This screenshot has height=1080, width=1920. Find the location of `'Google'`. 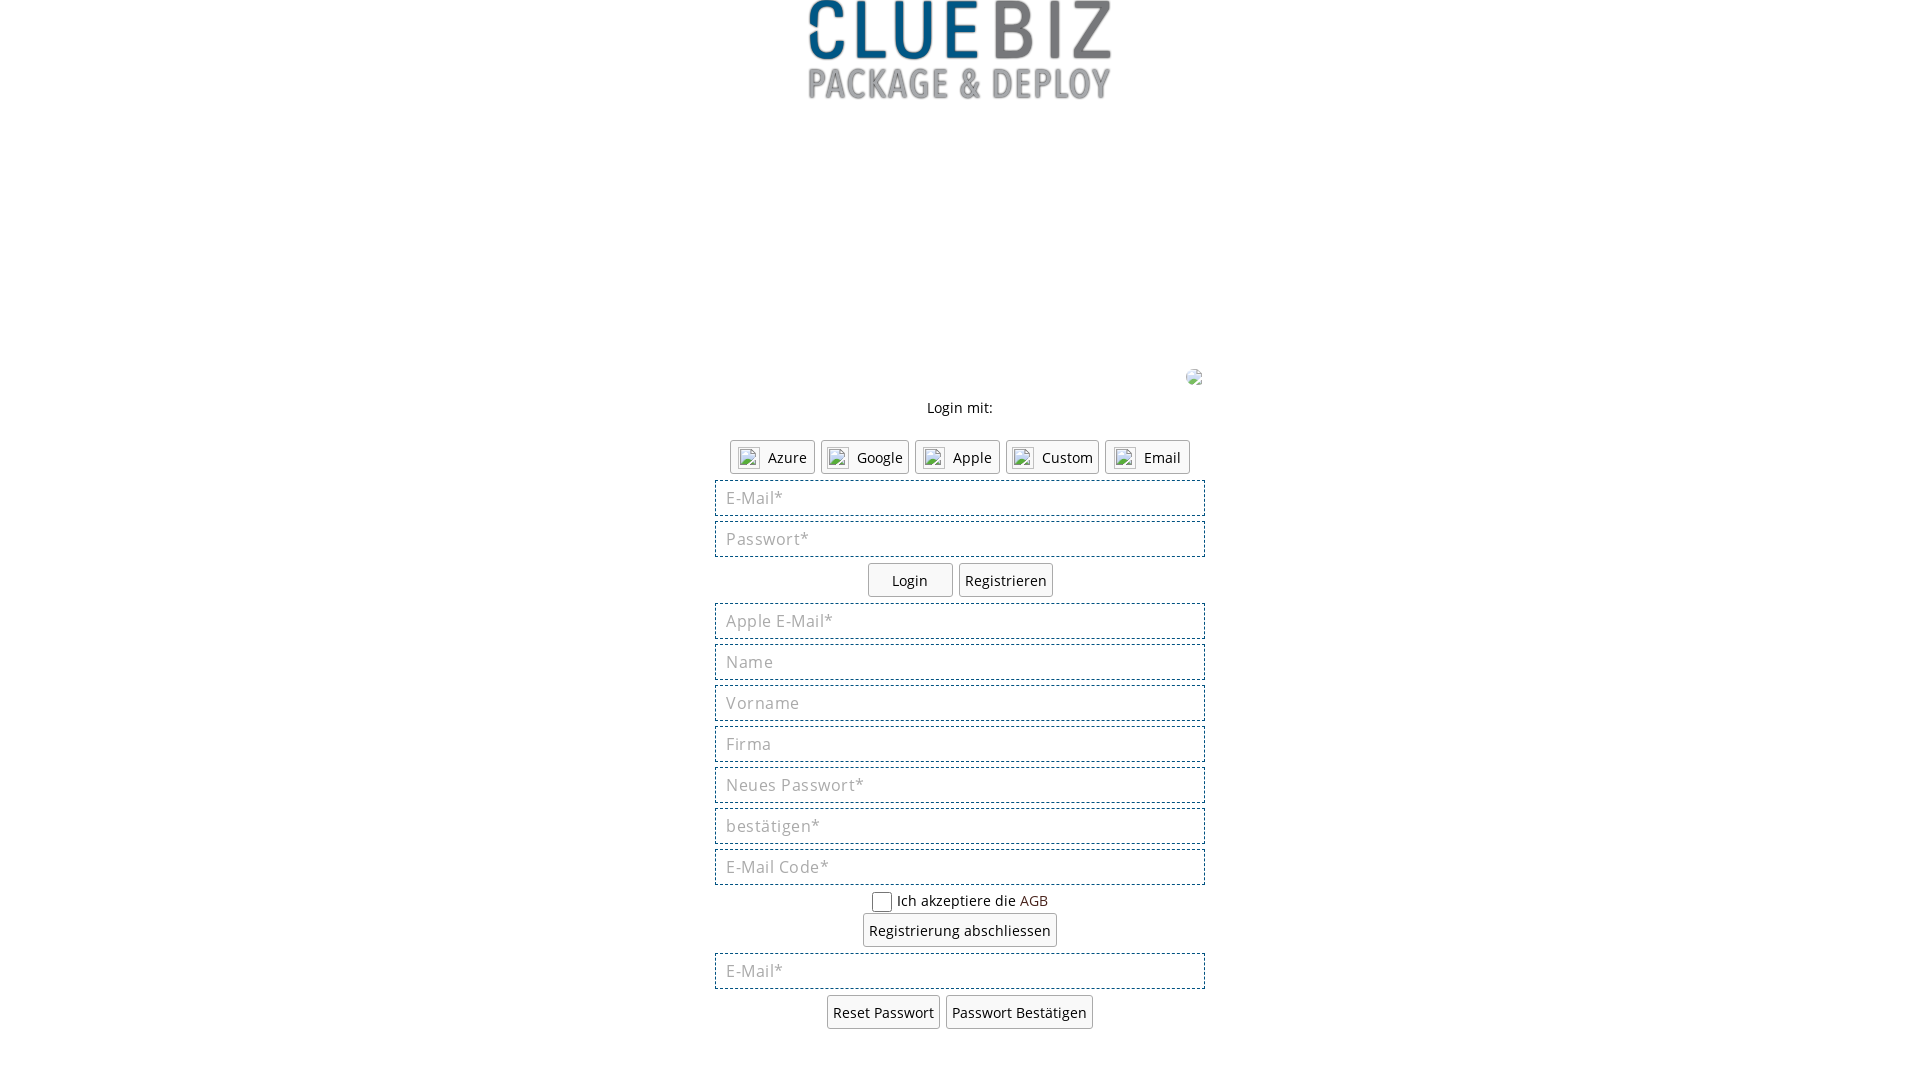

'Google' is located at coordinates (864, 456).